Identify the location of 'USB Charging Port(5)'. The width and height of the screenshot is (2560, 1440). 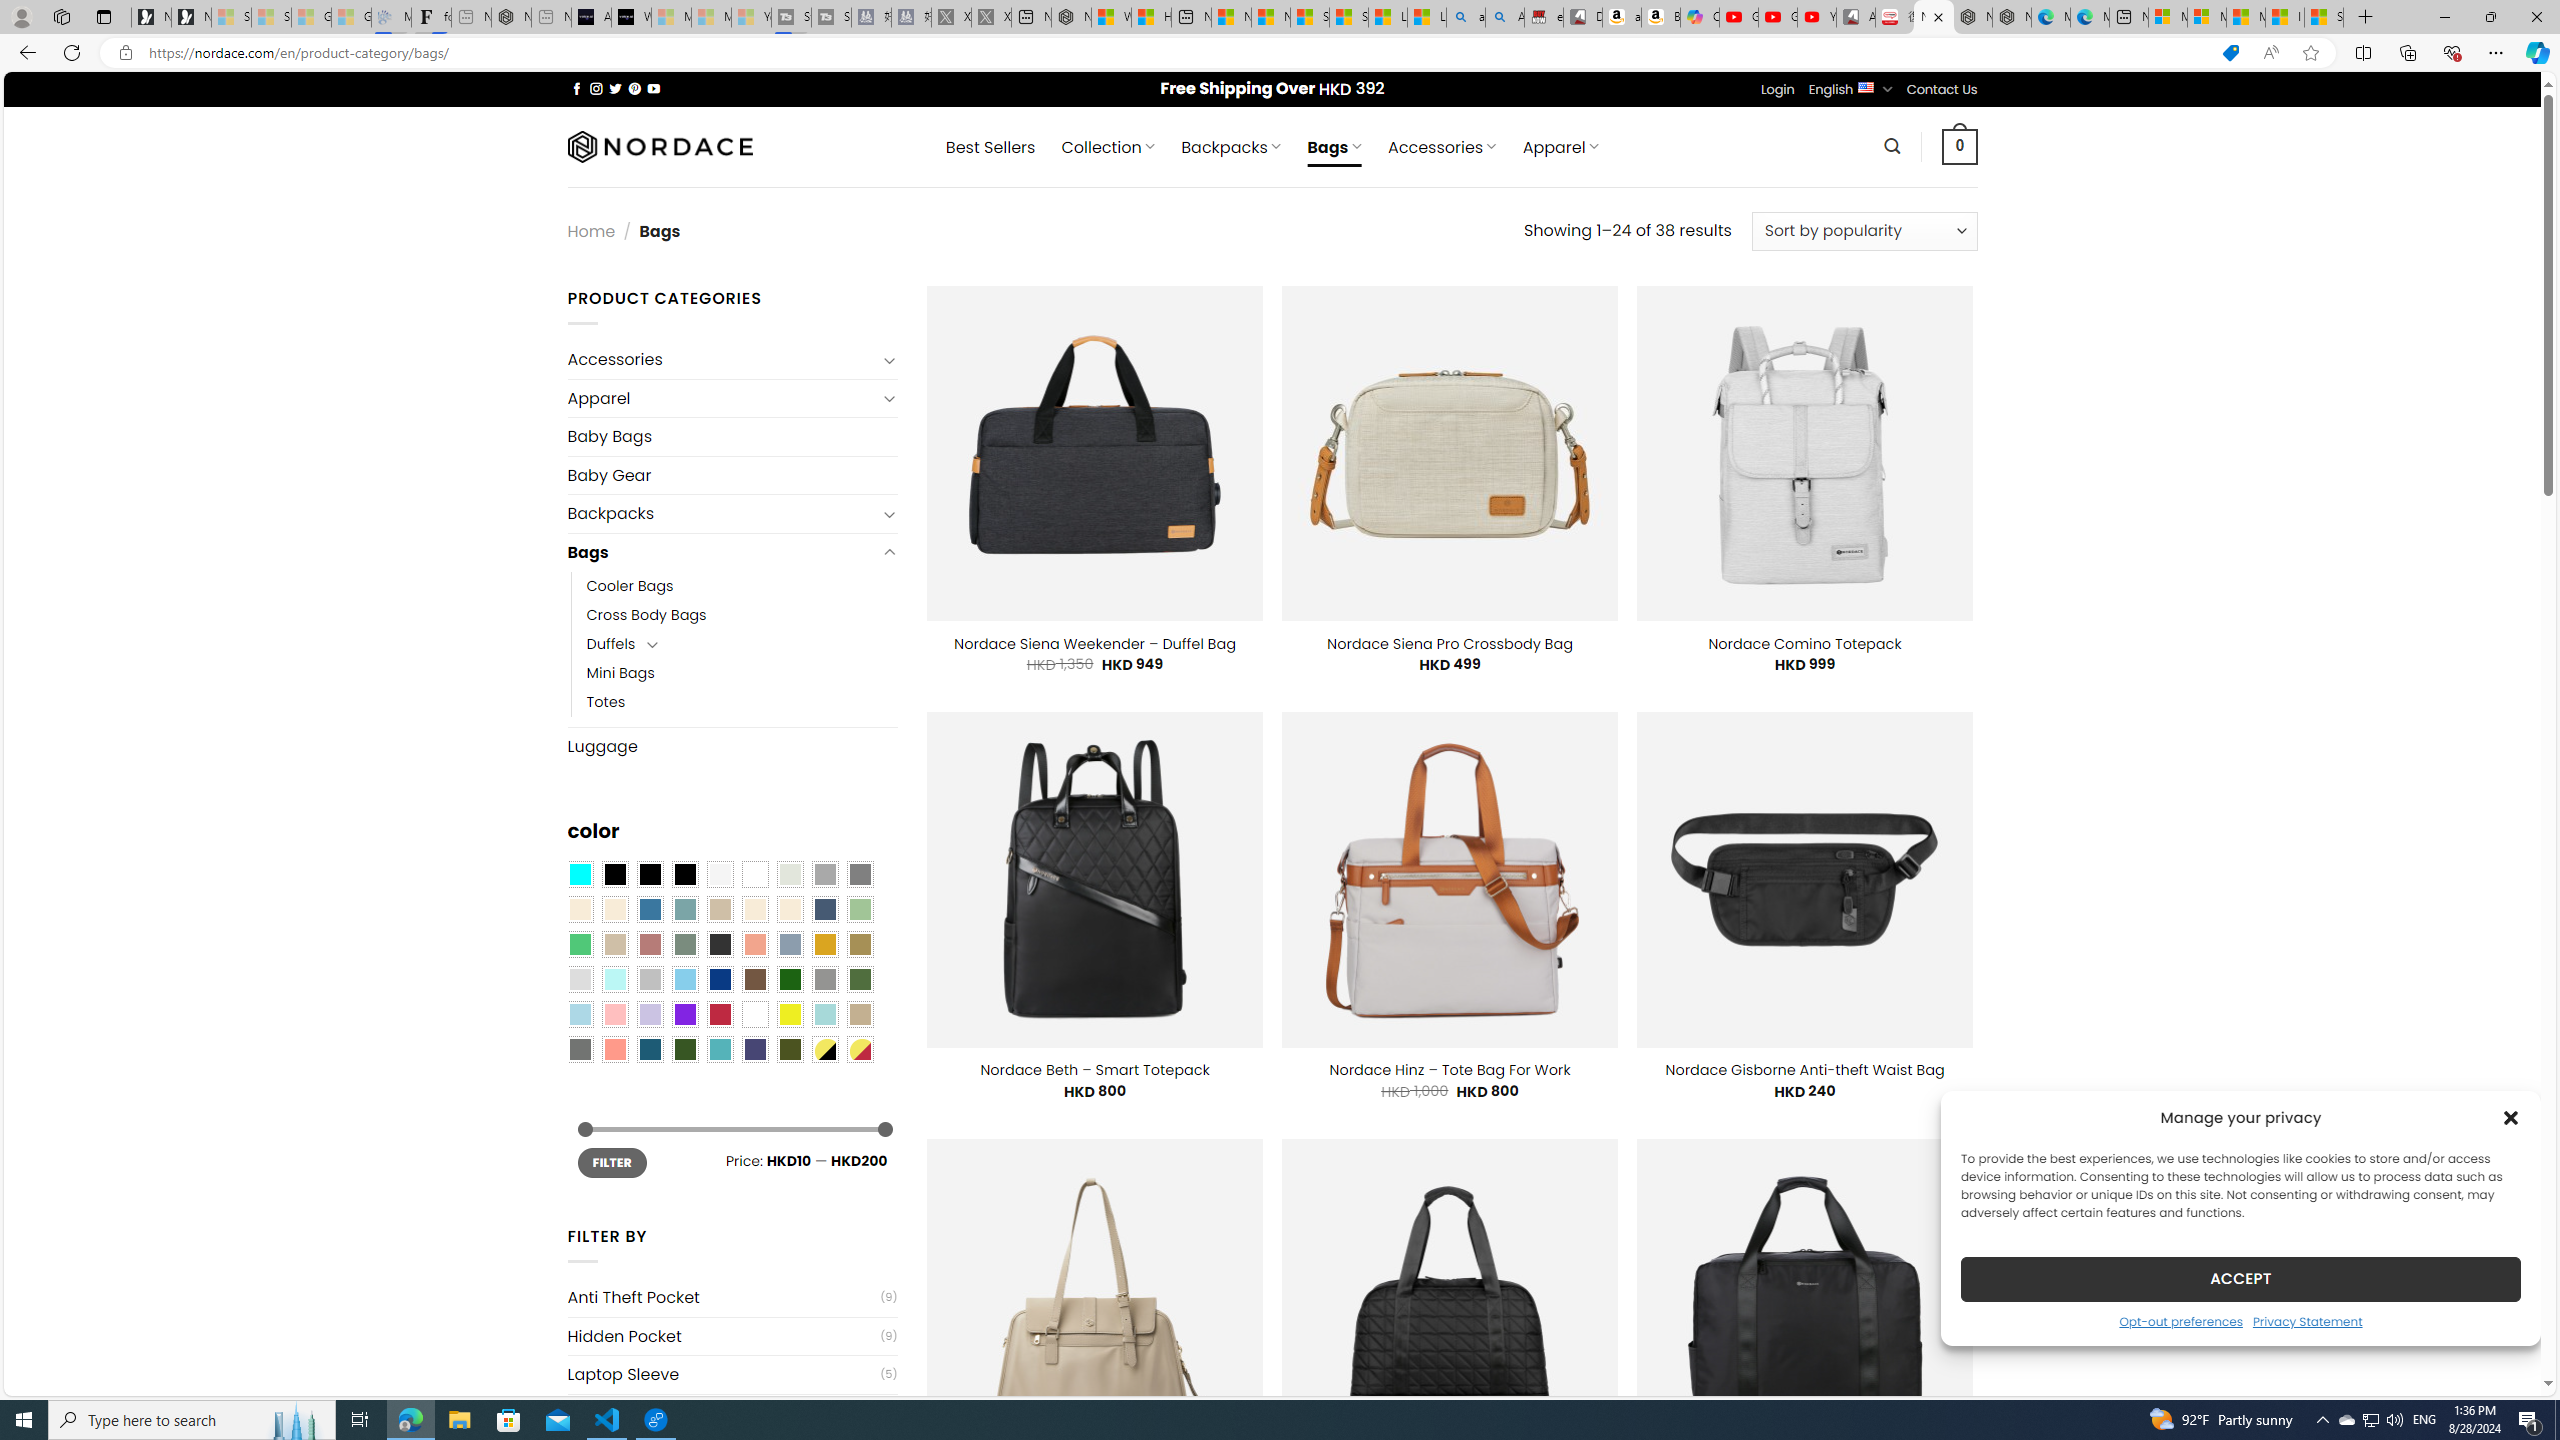
(731, 1413).